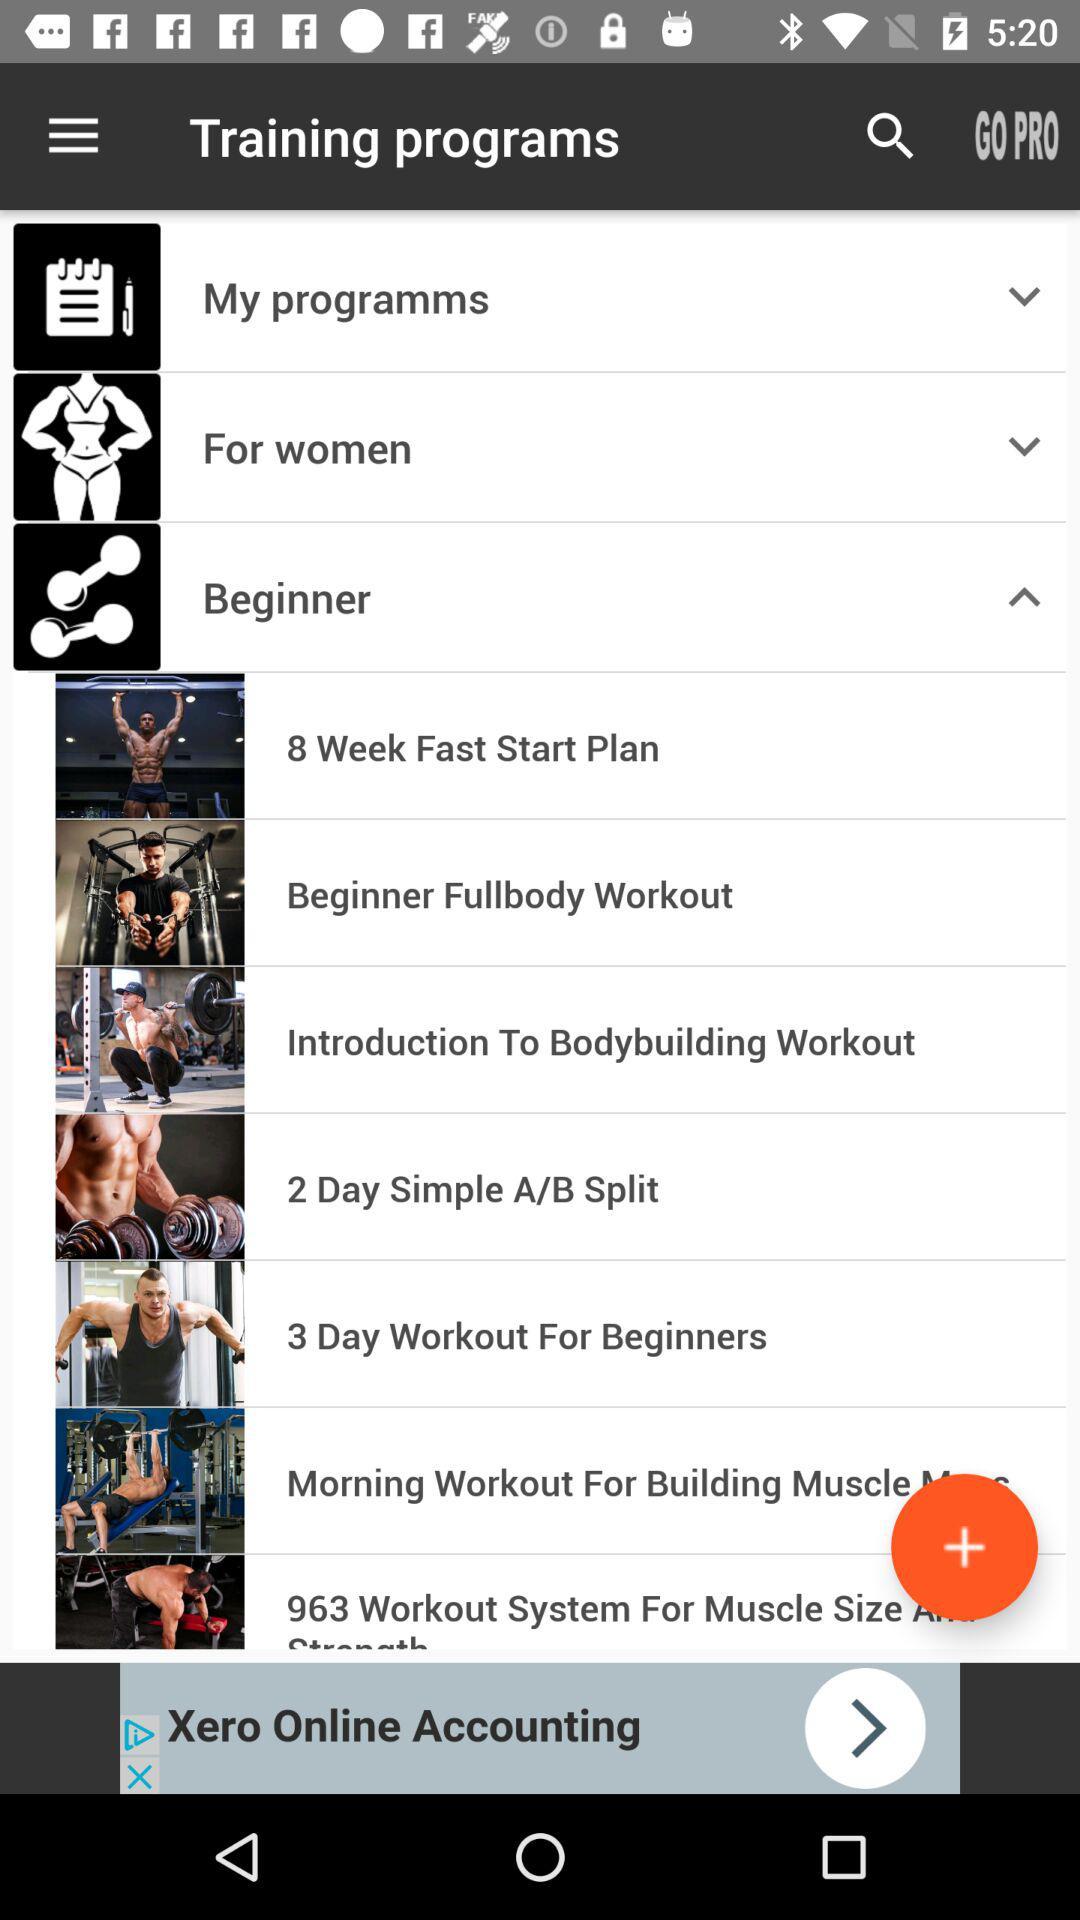 The height and width of the screenshot is (1920, 1080). Describe the element at coordinates (963, 1546) in the screenshot. I see `more options` at that location.